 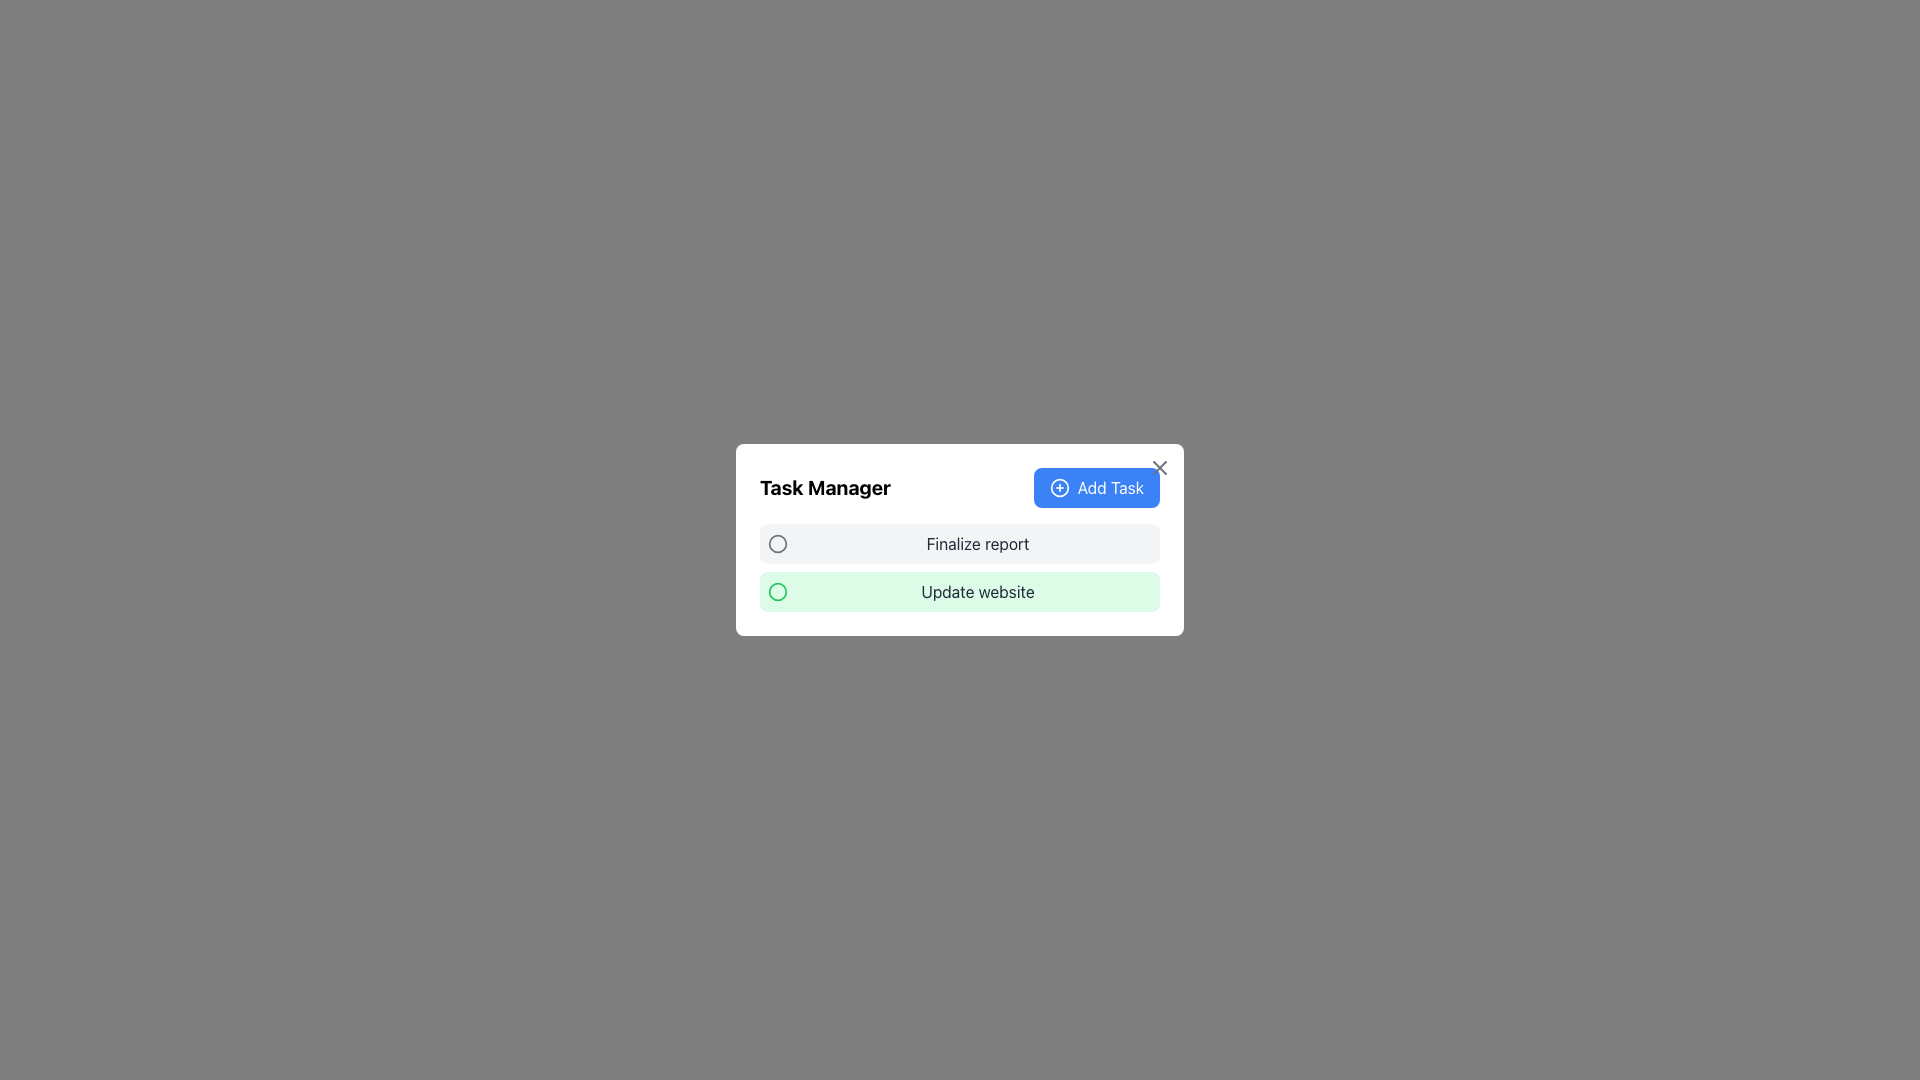 I want to click on the solid green circle Status Indicator located to the left of the text 'Update website' in the task list, so click(x=776, y=590).